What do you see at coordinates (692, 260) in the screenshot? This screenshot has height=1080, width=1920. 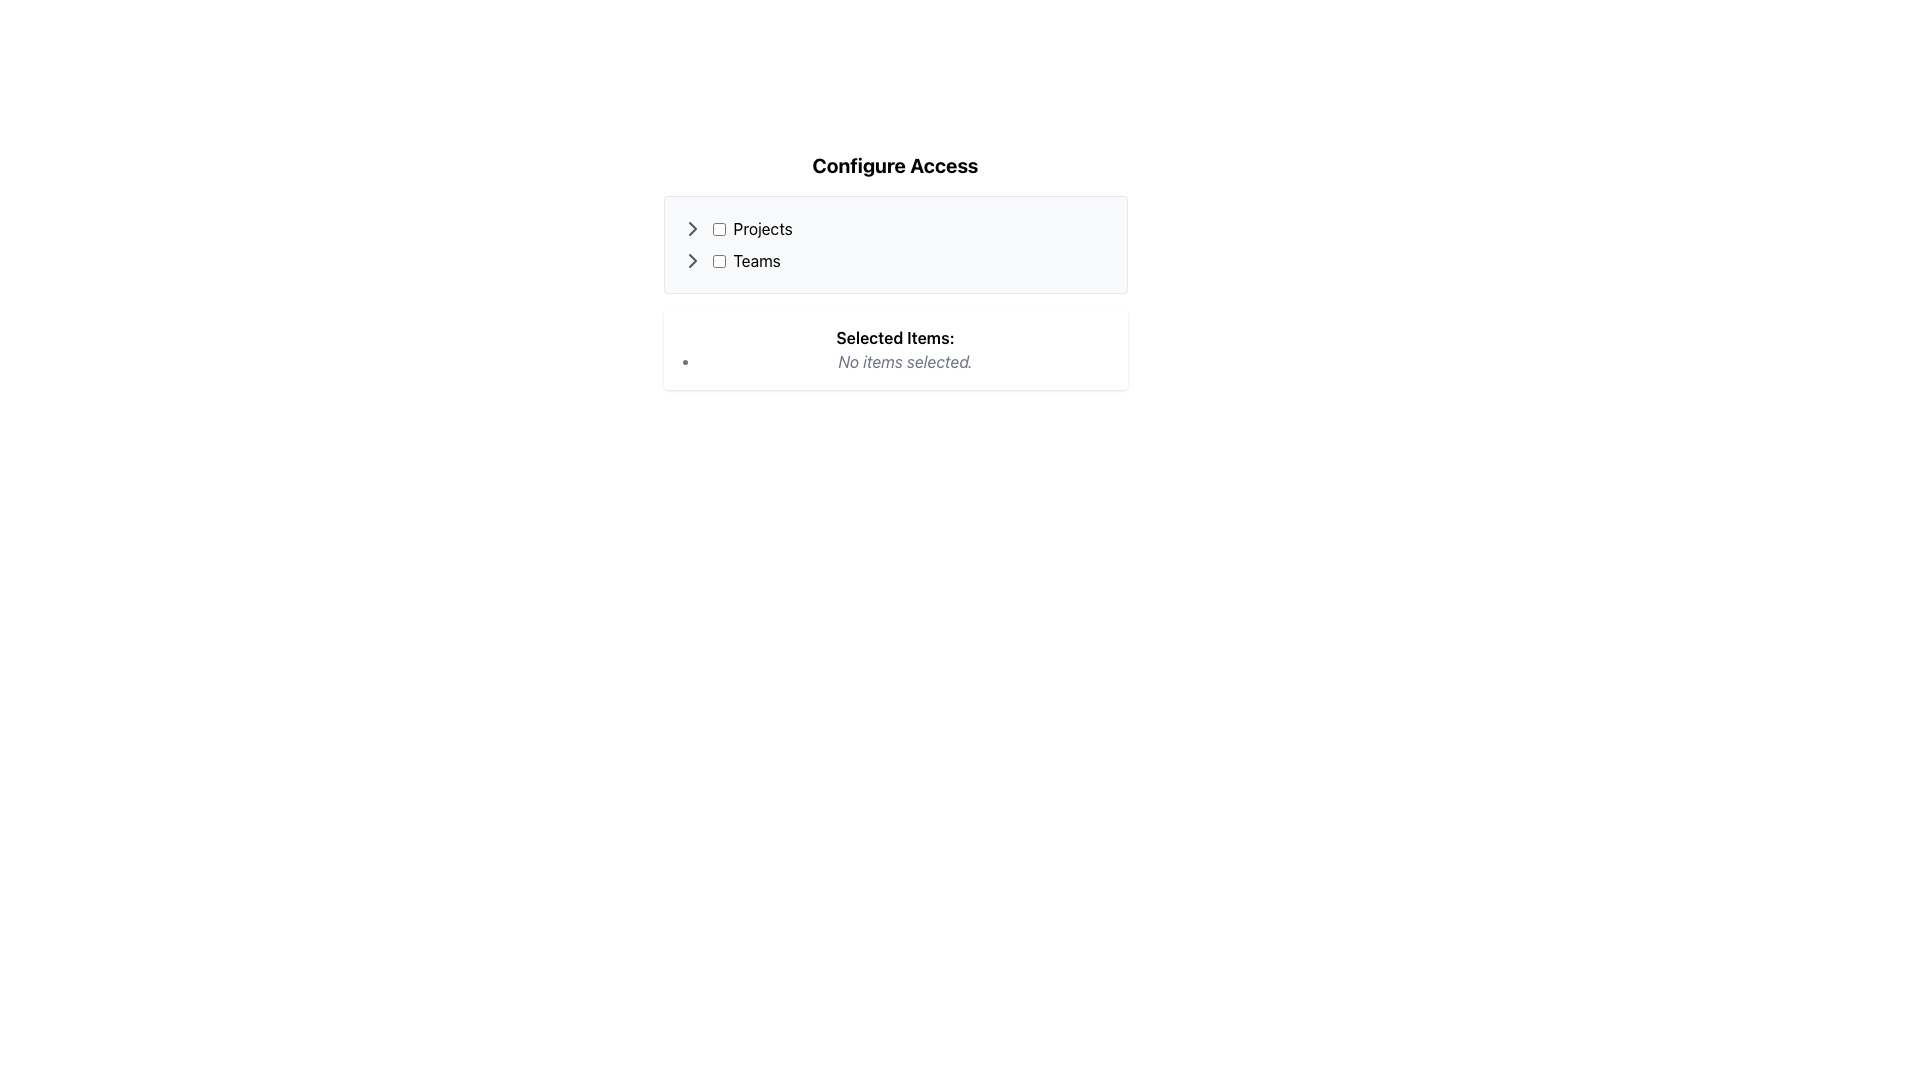 I see `the icon button` at bounding box center [692, 260].